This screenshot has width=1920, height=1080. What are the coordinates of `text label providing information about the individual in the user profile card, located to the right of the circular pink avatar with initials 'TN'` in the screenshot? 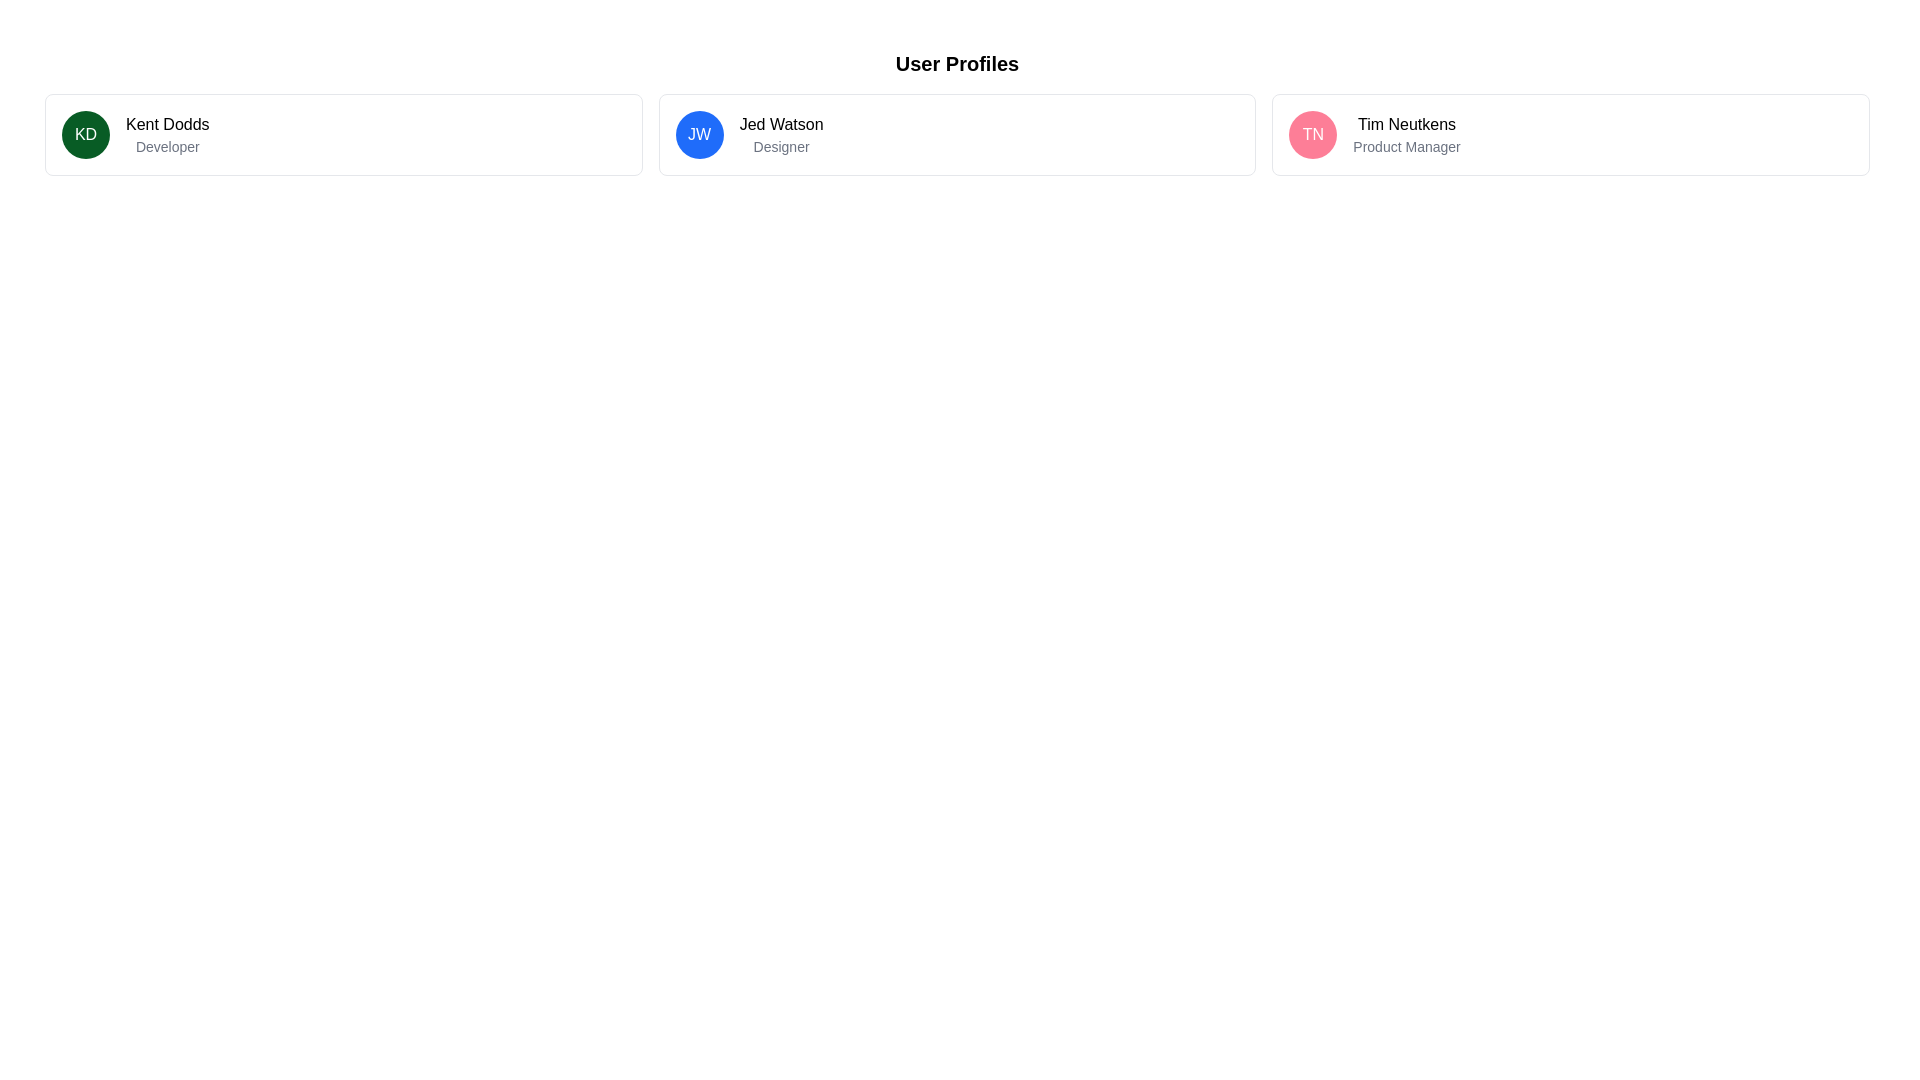 It's located at (1405, 135).